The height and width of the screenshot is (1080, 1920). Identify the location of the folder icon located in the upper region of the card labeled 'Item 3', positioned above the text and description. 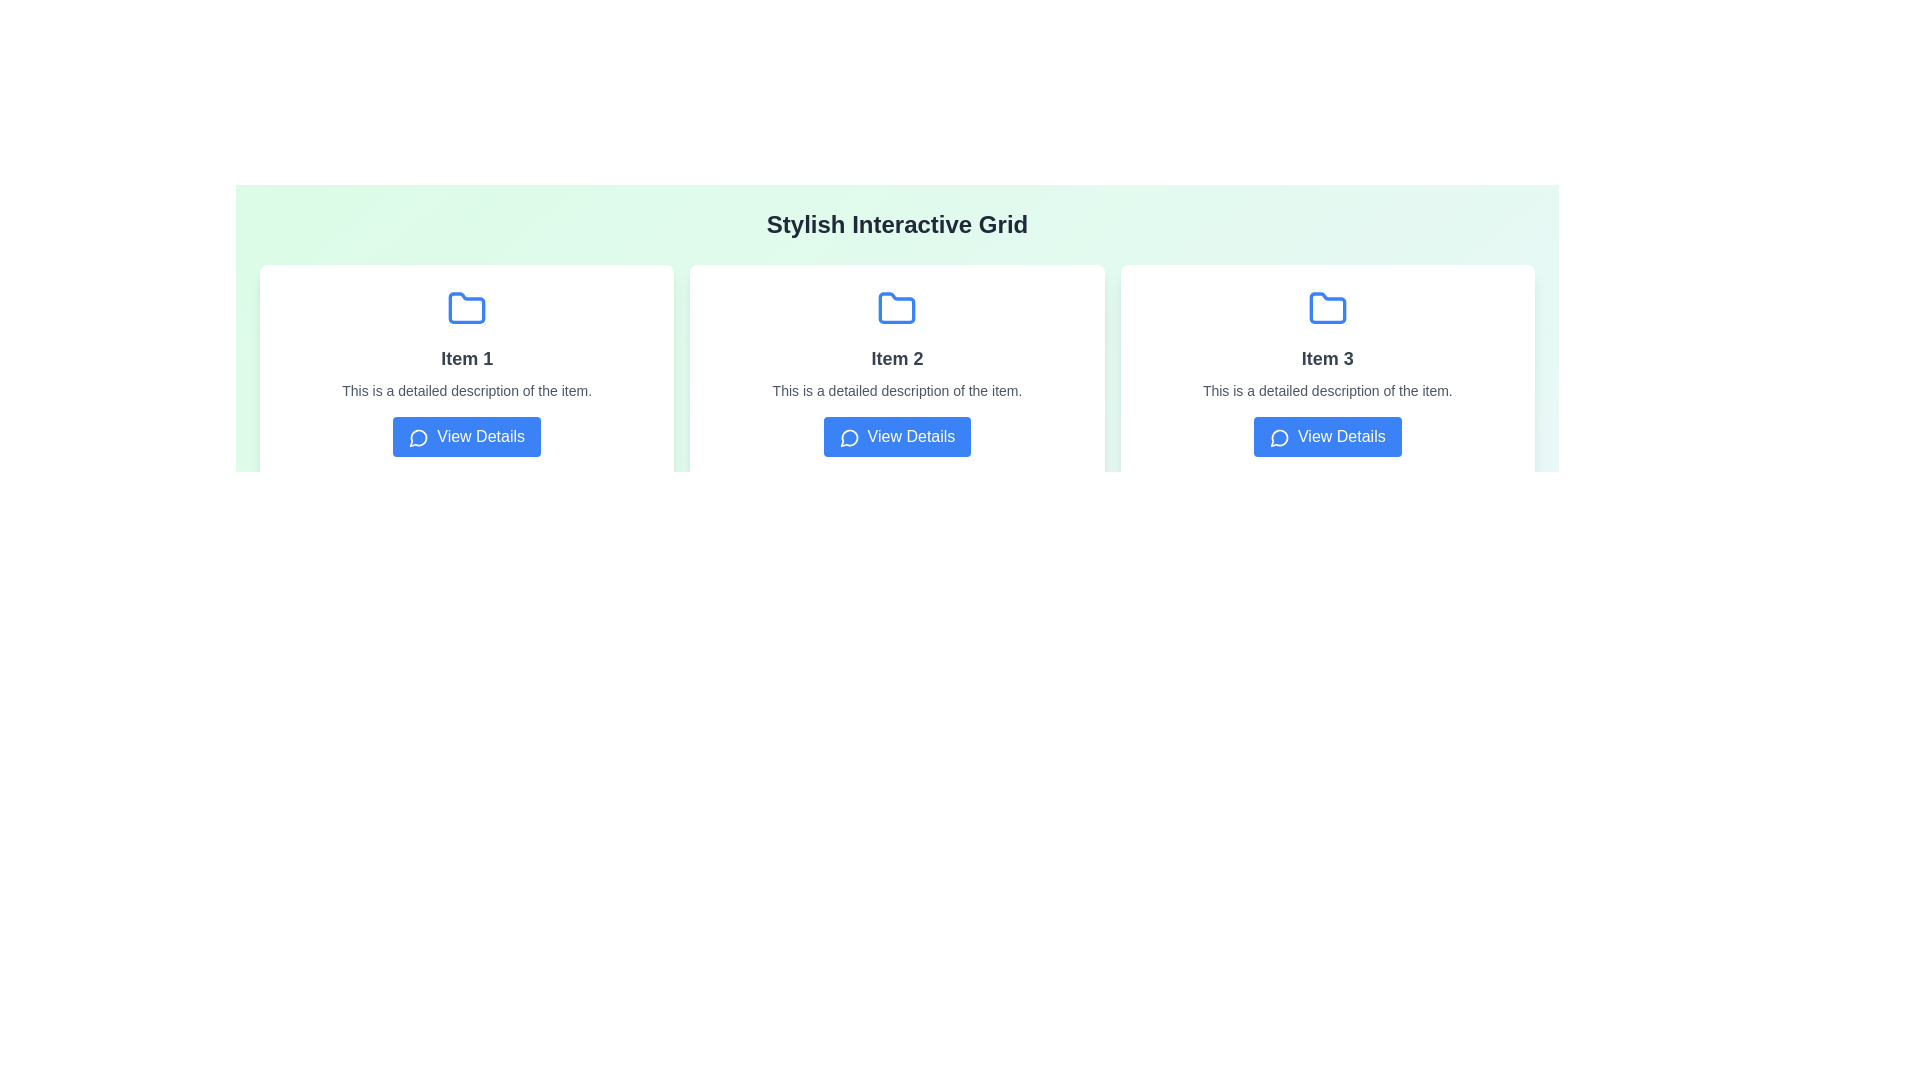
(1327, 308).